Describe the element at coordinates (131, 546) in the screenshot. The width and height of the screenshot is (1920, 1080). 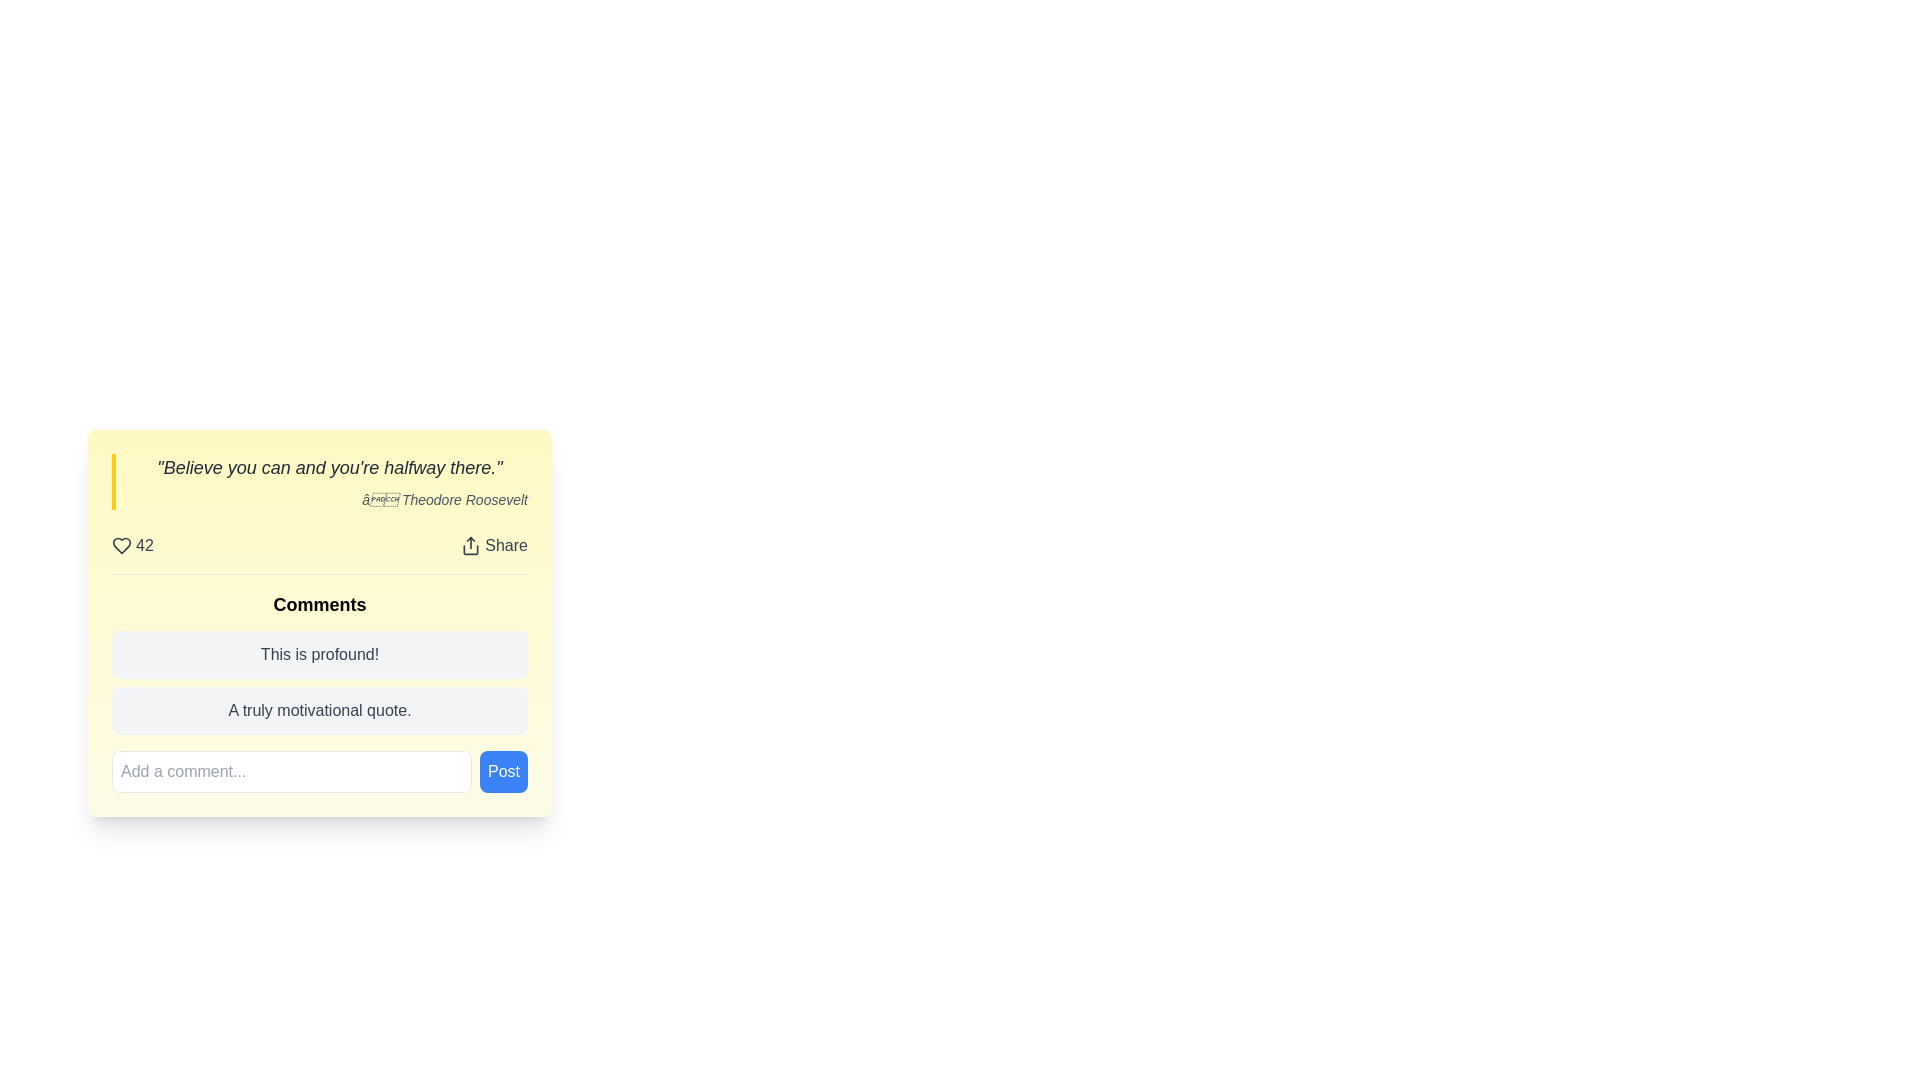
I see `the interactive component that features a heart icon and the text '42'` at that location.